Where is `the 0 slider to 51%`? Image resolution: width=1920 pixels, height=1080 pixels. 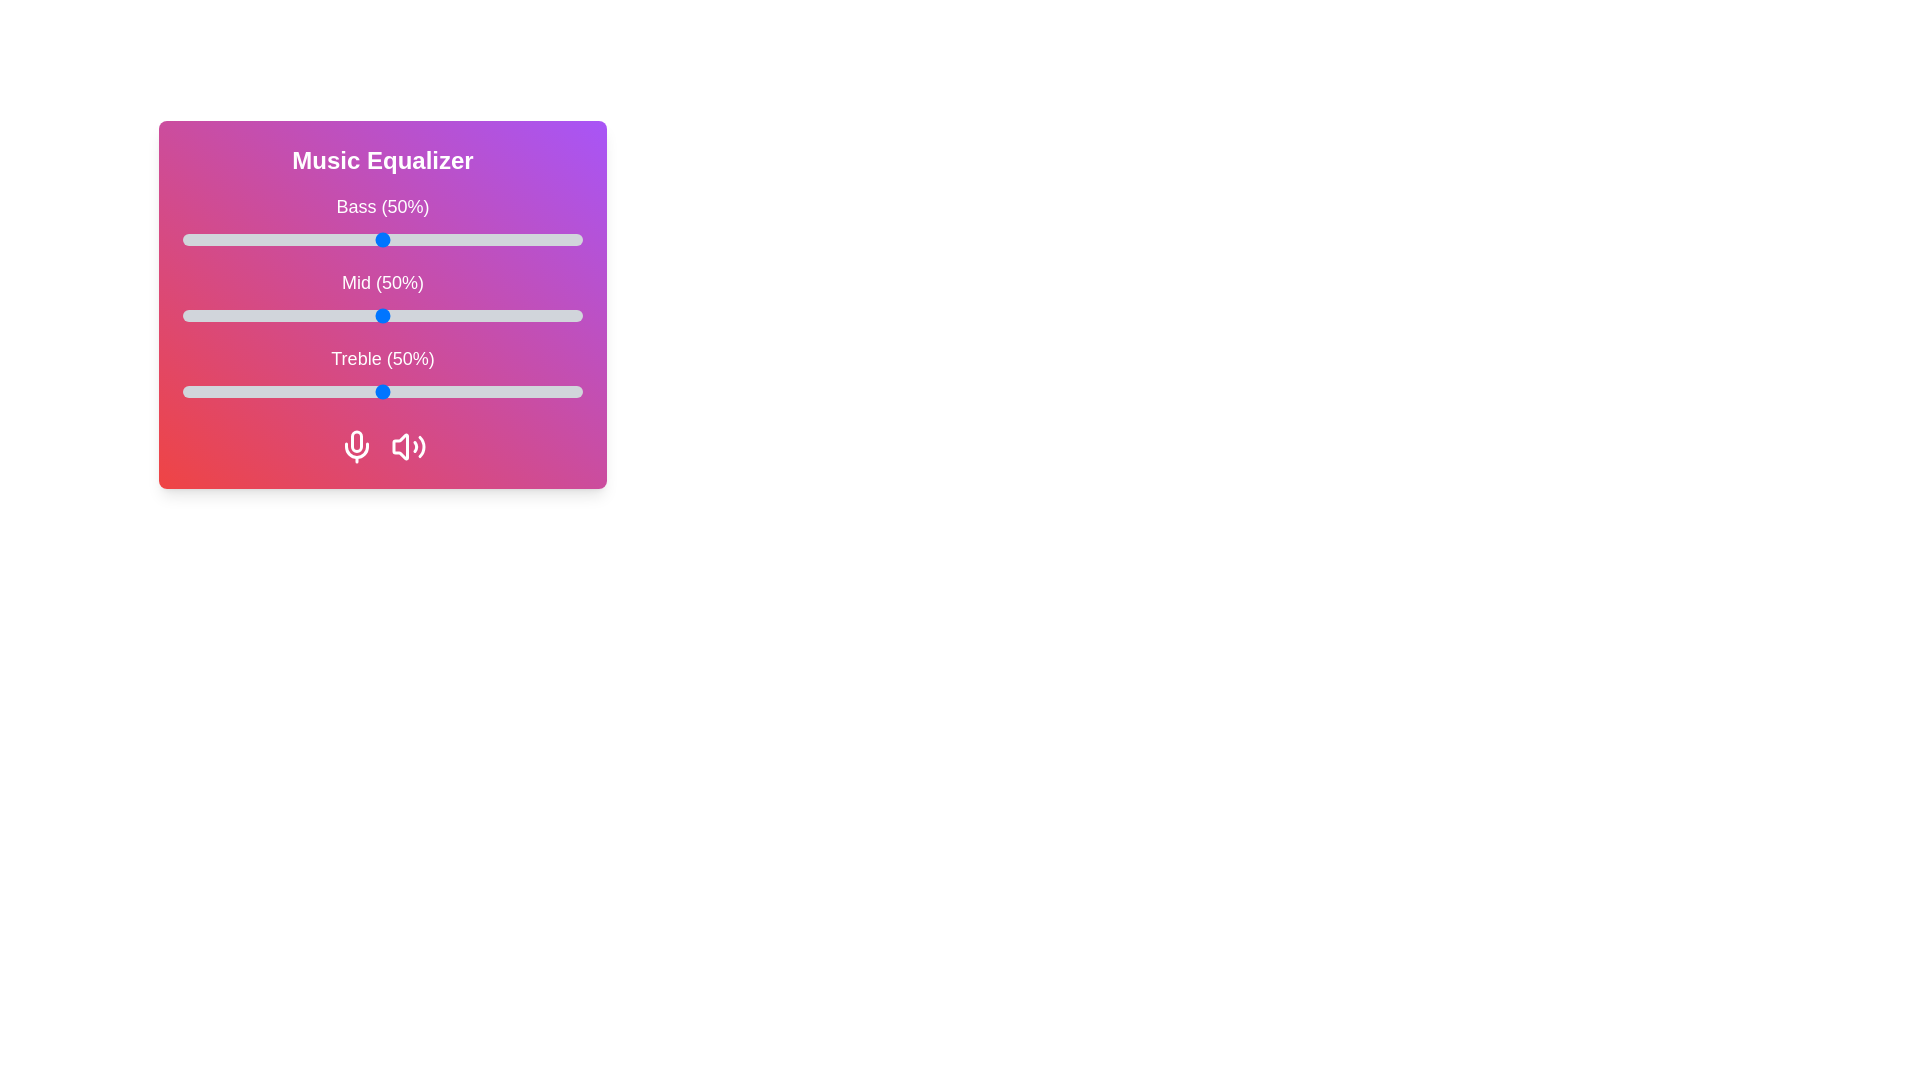
the 0 slider to 51% is located at coordinates (387, 238).